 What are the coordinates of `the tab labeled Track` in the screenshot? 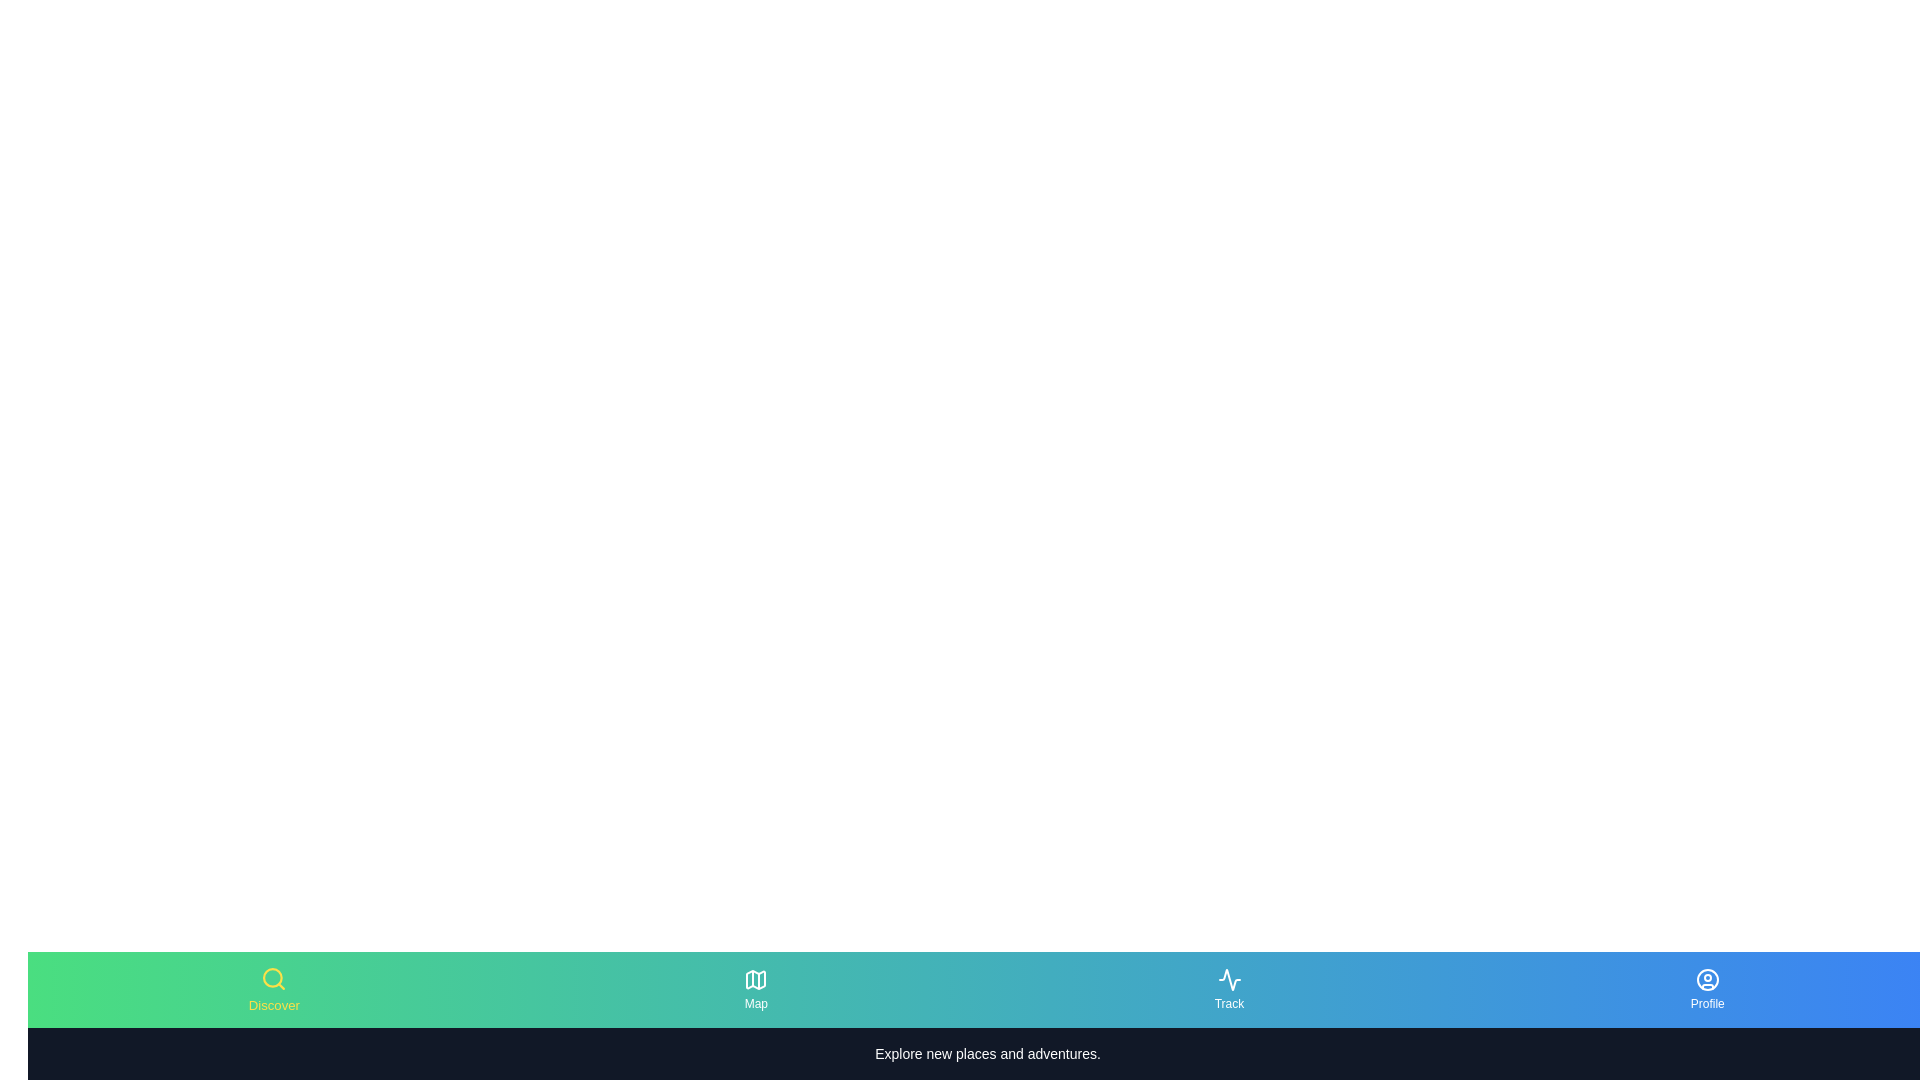 It's located at (1228, 990).